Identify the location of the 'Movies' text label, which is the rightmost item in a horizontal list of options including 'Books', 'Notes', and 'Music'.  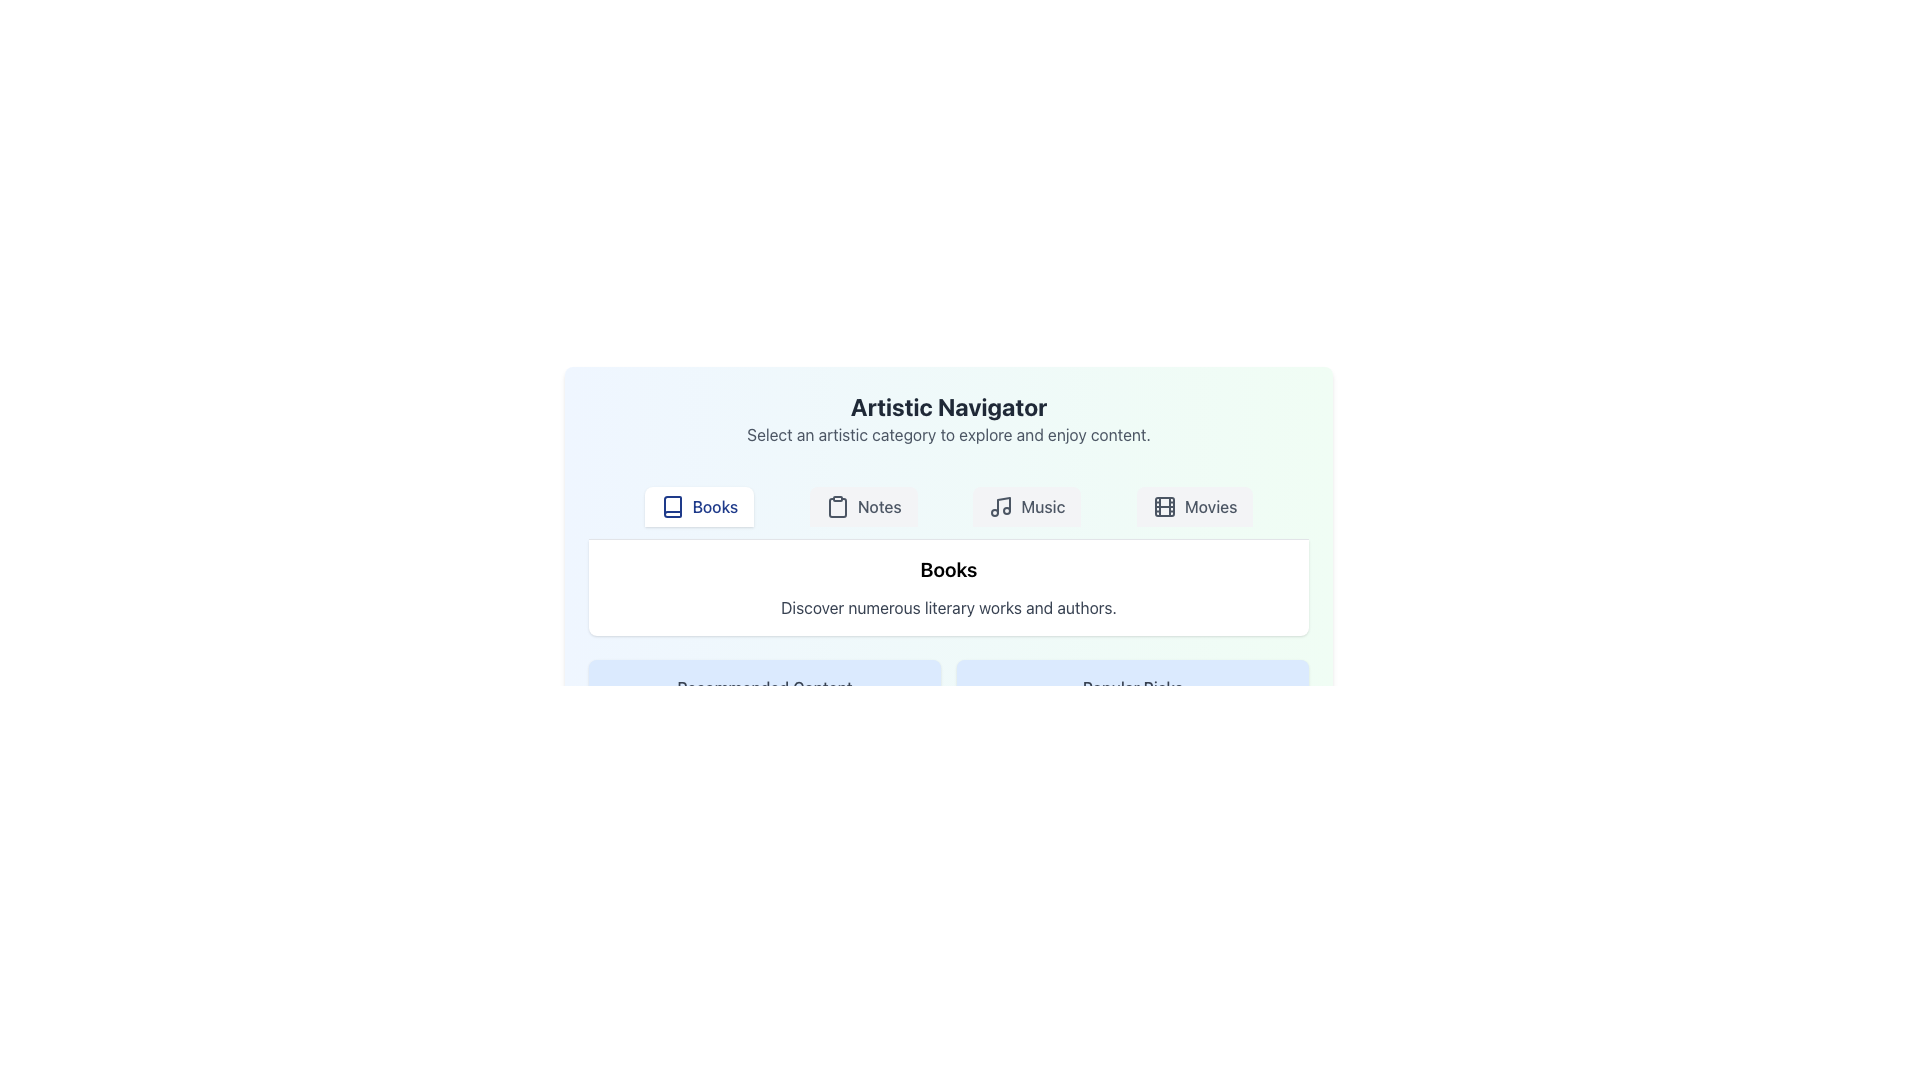
(1210, 505).